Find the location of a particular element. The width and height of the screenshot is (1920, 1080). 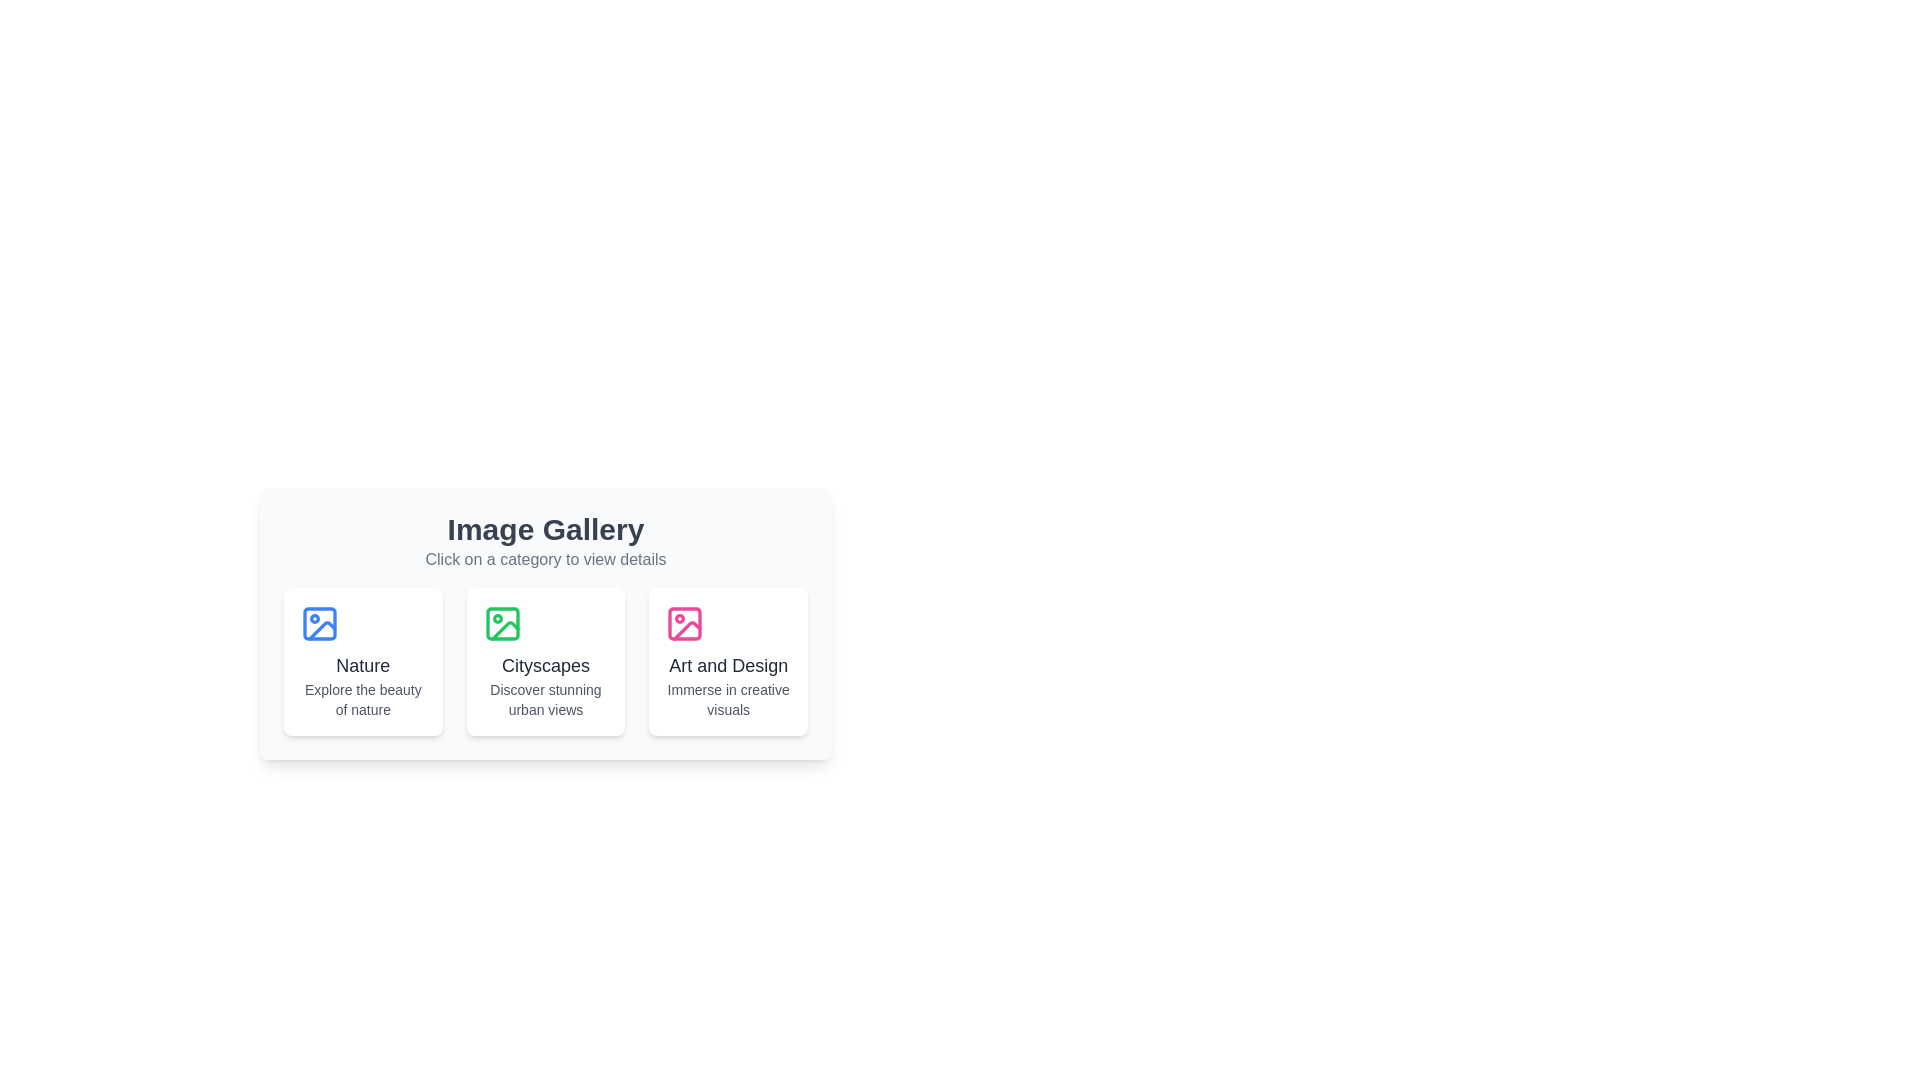

instruction text displayed below the 'Image Gallery' label, which guides users on how to interact with the categories below it is located at coordinates (546, 559).